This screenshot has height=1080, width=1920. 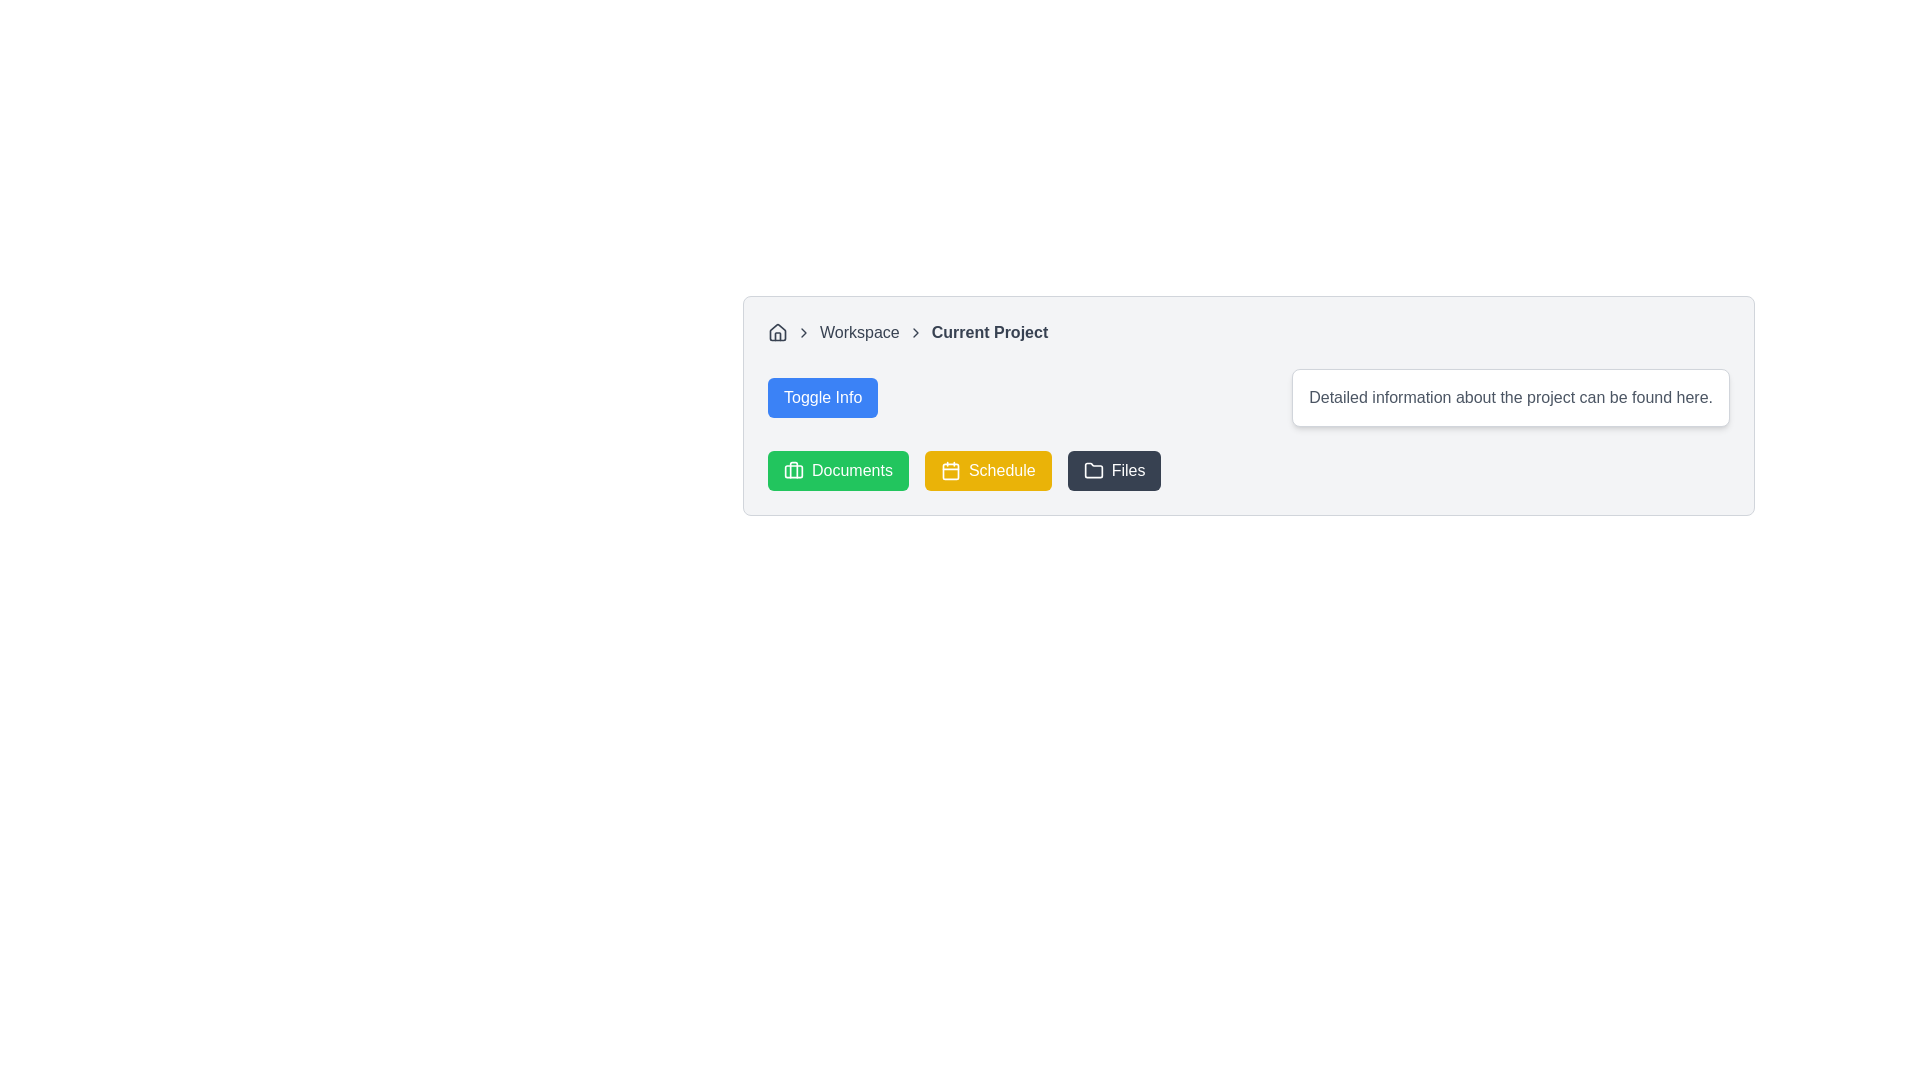 I want to click on the blue rectangular button labeled 'Toggle Info' to change its color, so click(x=823, y=397).